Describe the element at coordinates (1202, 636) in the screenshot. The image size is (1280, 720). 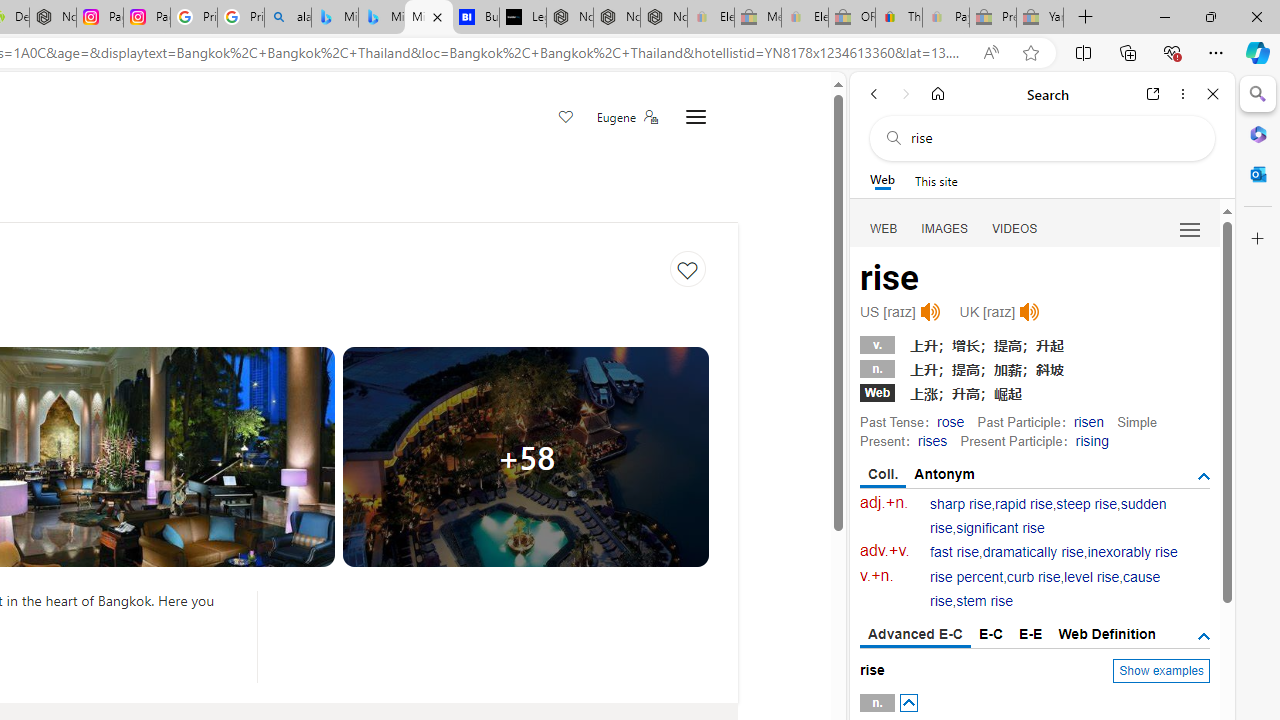
I see `'AutomationID: tgdef'` at that location.